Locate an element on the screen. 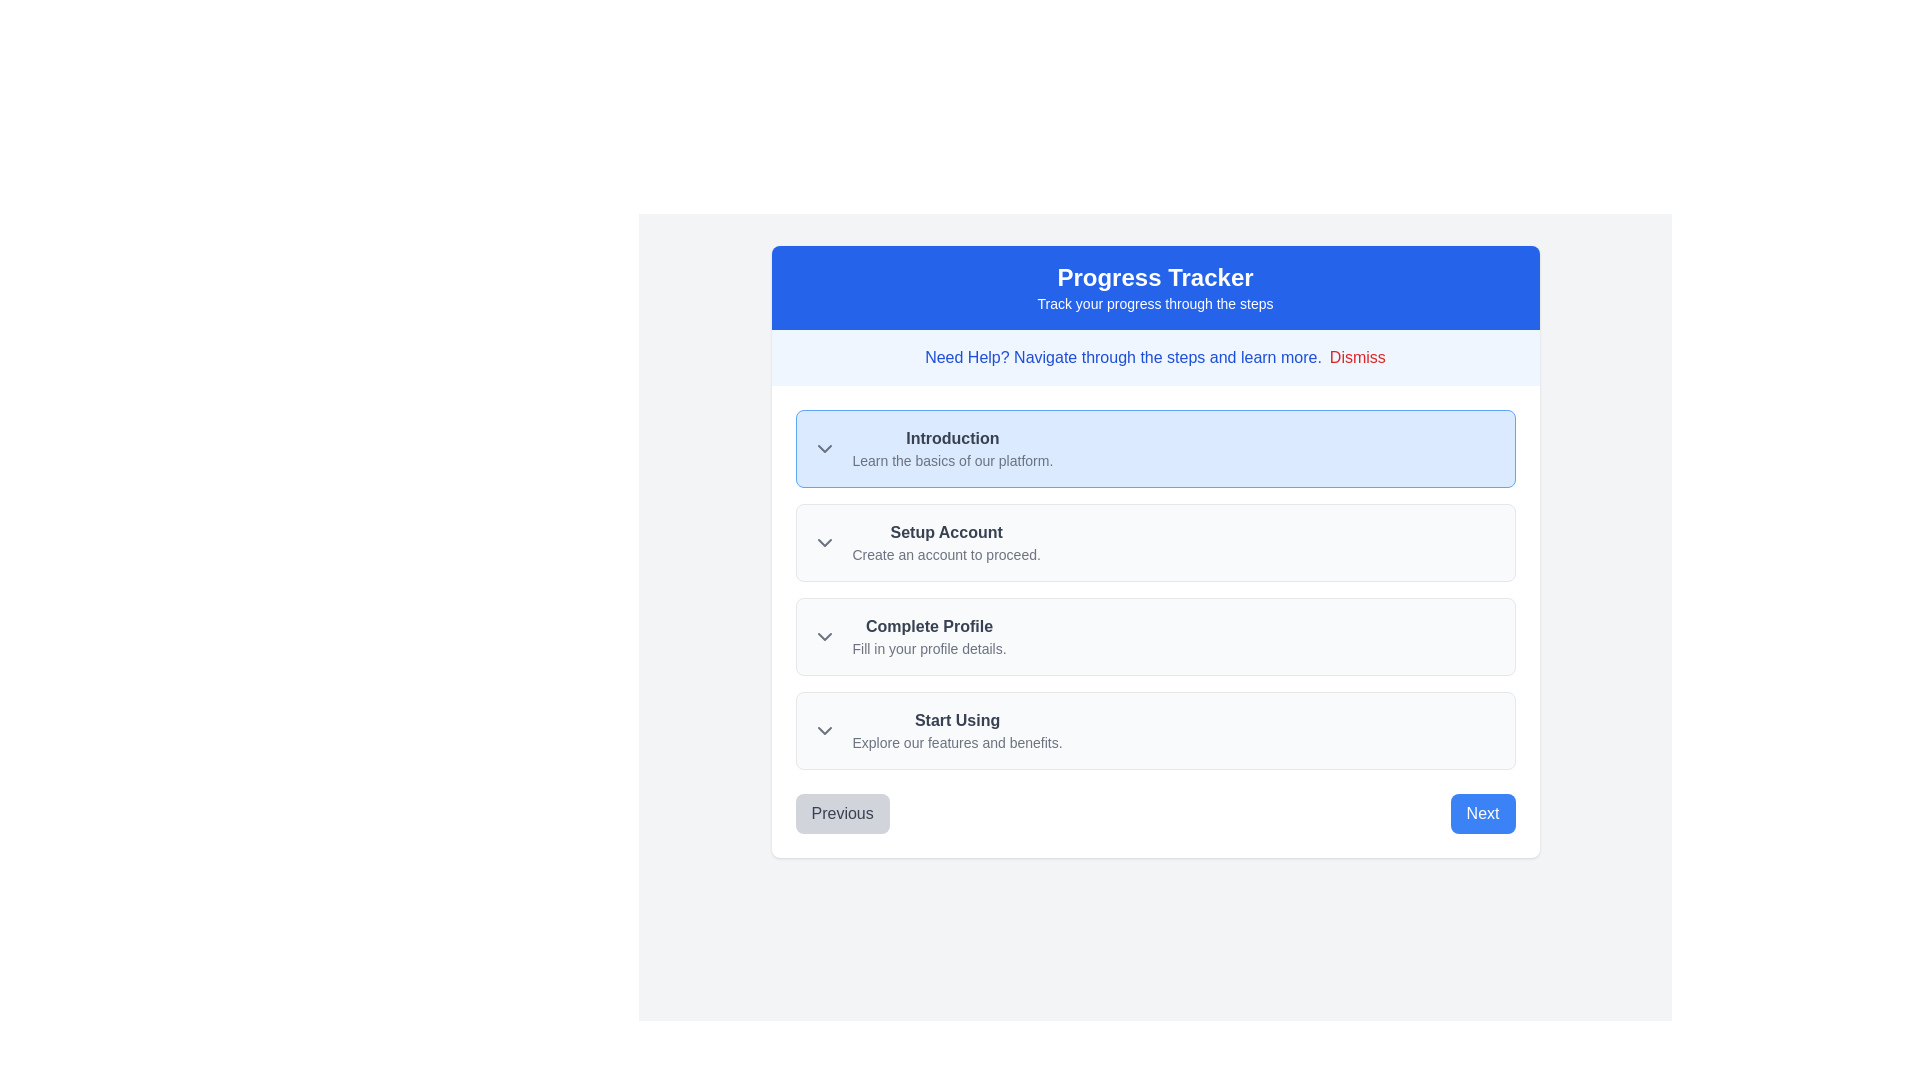 This screenshot has width=1920, height=1080. the 'Introduction' text block, which features a bold dark gray 'Introduction' title and a lighter gray subtitle on a light blue background, positioned under the 'Progress Tracker' header is located at coordinates (951, 447).